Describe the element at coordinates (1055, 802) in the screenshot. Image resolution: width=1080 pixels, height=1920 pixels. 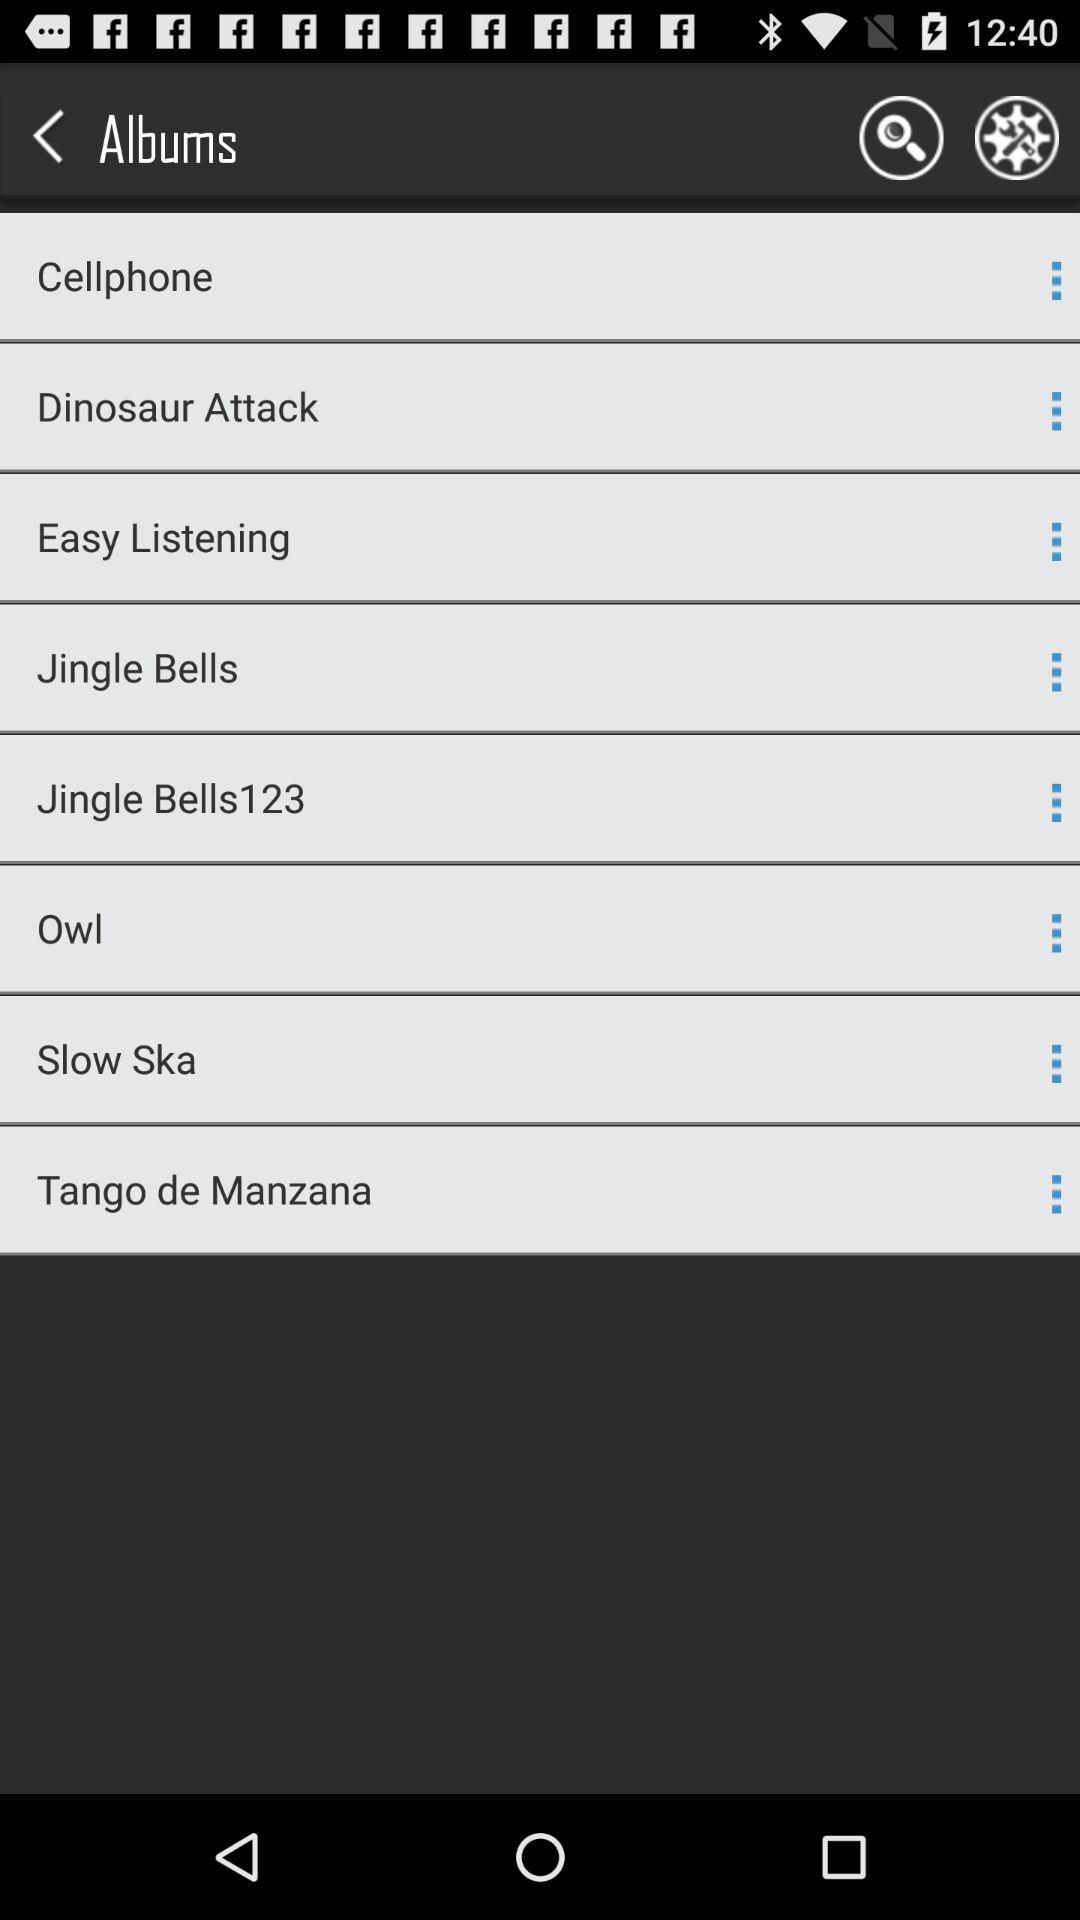
I see `icon next to jingle bells123` at that location.